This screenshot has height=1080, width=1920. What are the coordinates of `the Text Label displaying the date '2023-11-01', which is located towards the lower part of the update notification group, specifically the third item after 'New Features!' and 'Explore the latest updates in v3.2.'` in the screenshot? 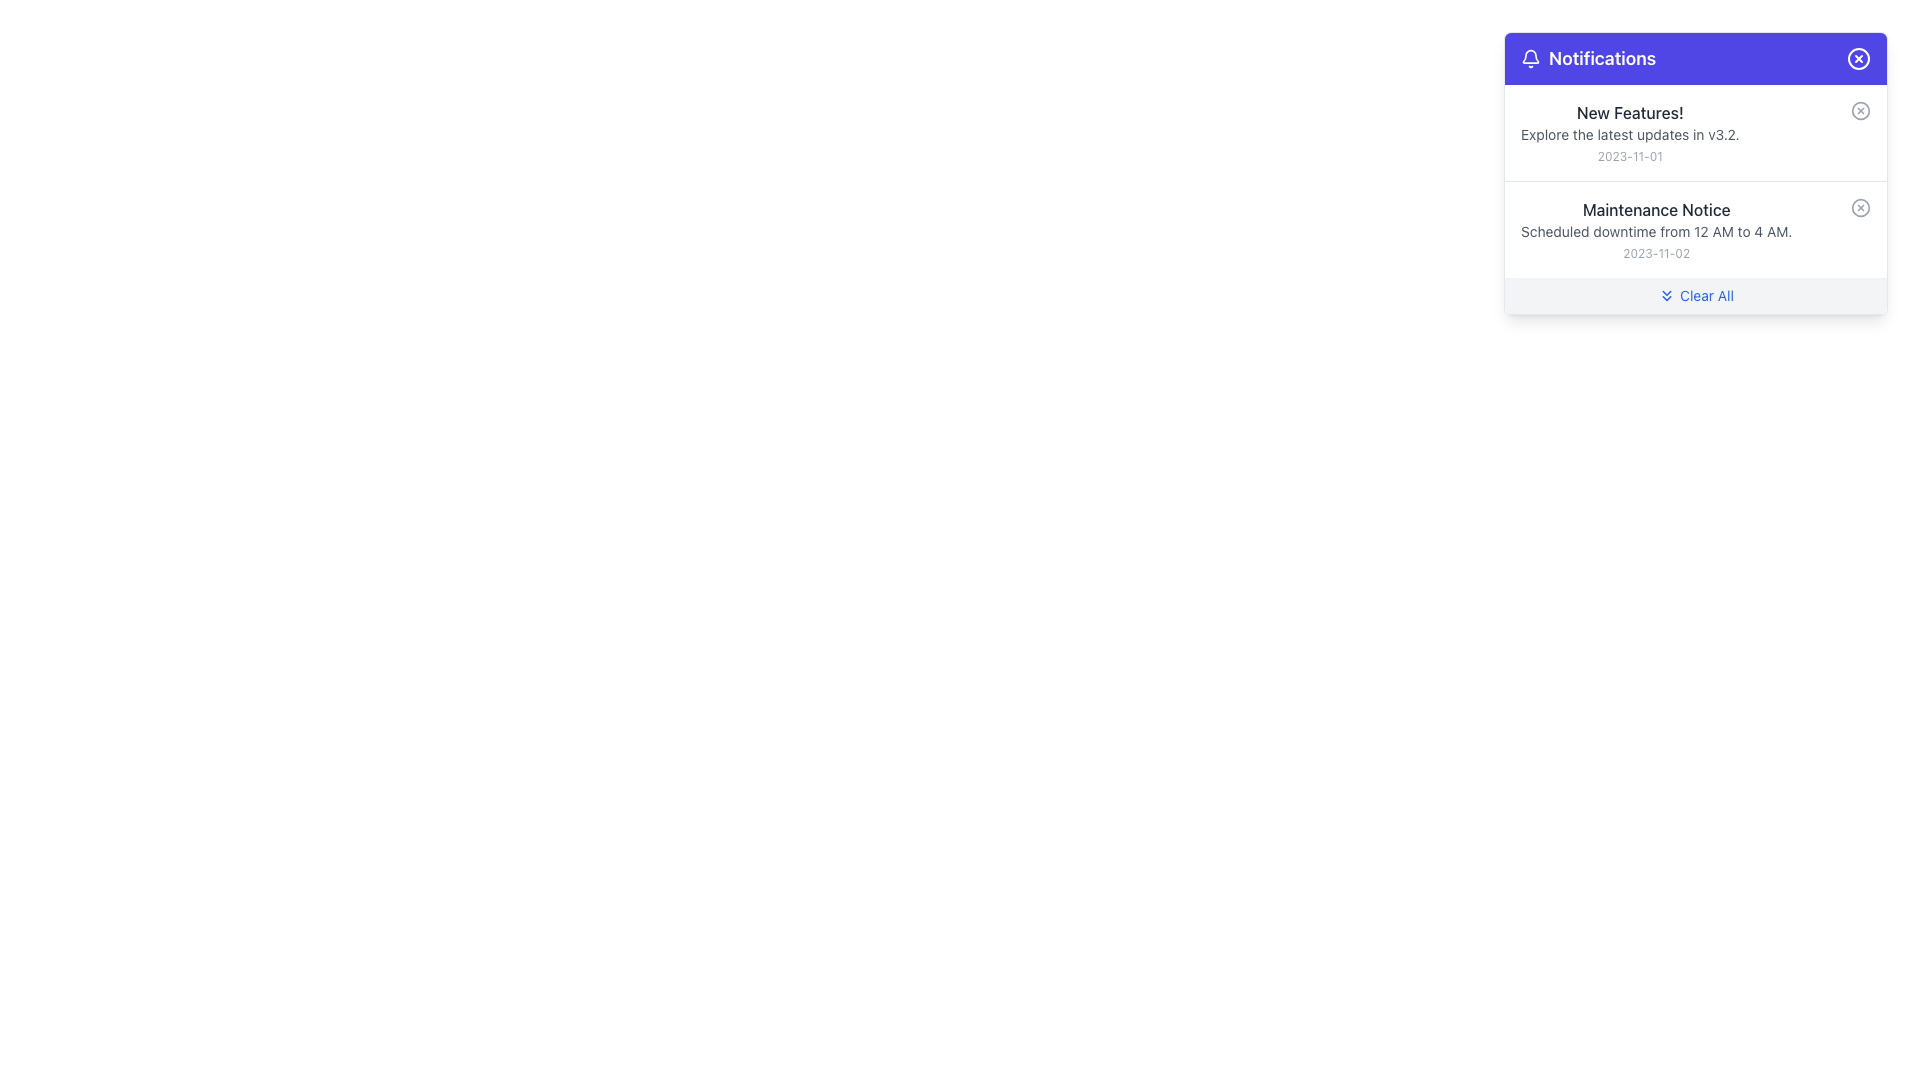 It's located at (1630, 156).